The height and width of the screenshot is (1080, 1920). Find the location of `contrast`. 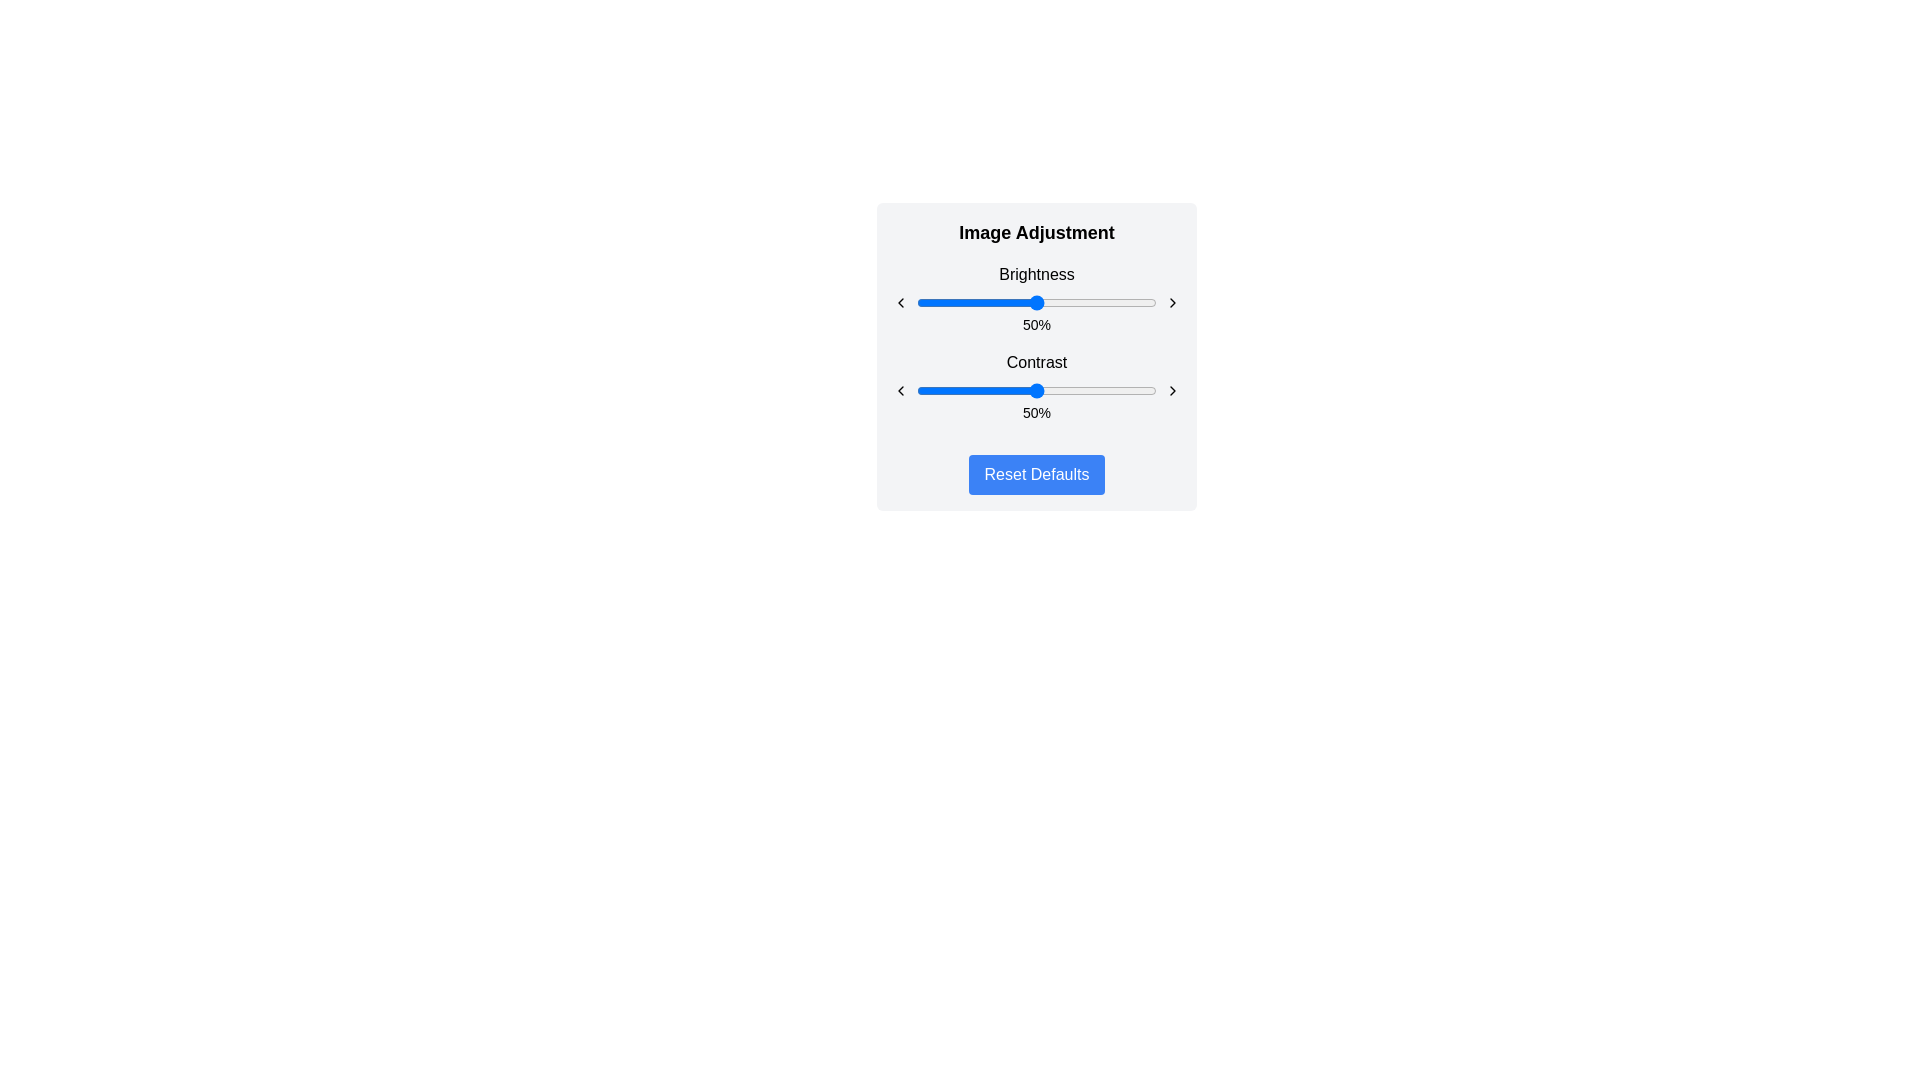

contrast is located at coordinates (1088, 390).